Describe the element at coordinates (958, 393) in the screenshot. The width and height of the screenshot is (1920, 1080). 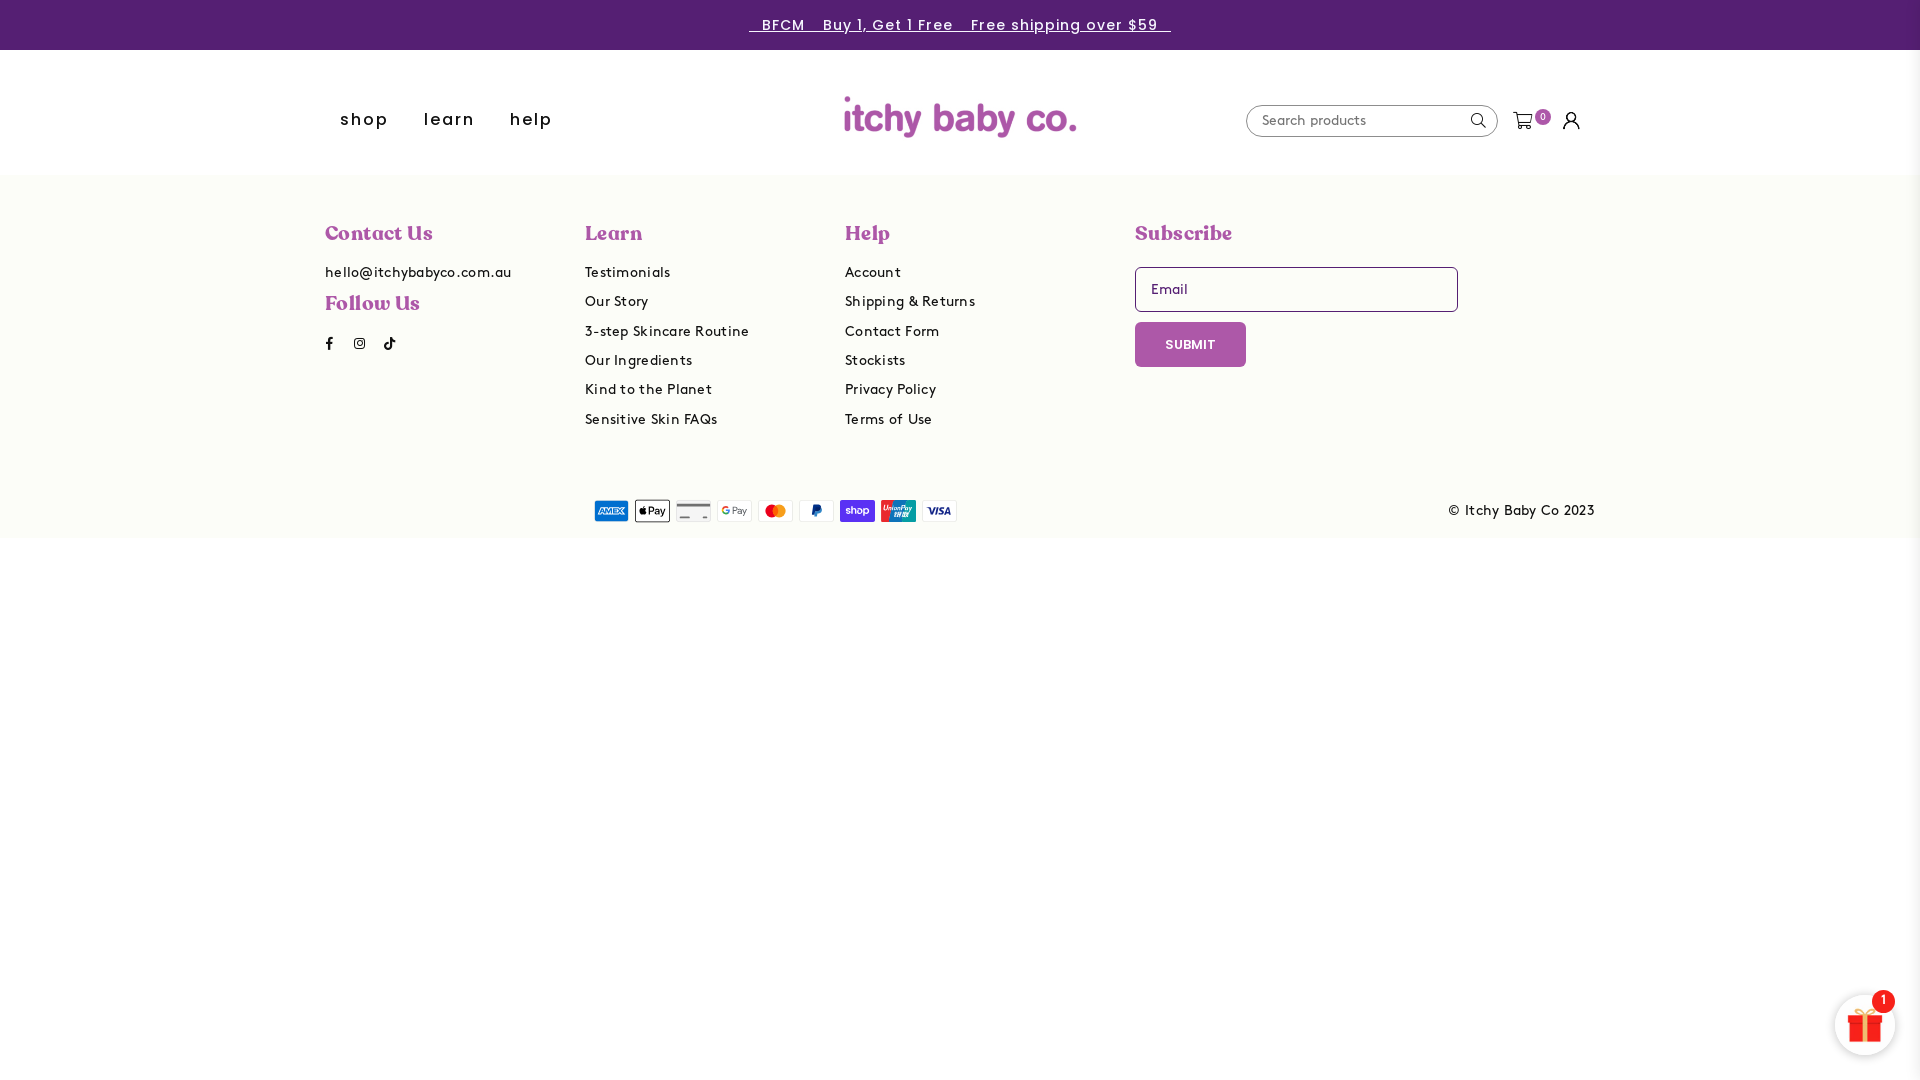
I see `'CONTINUE SHOPPING'` at that location.